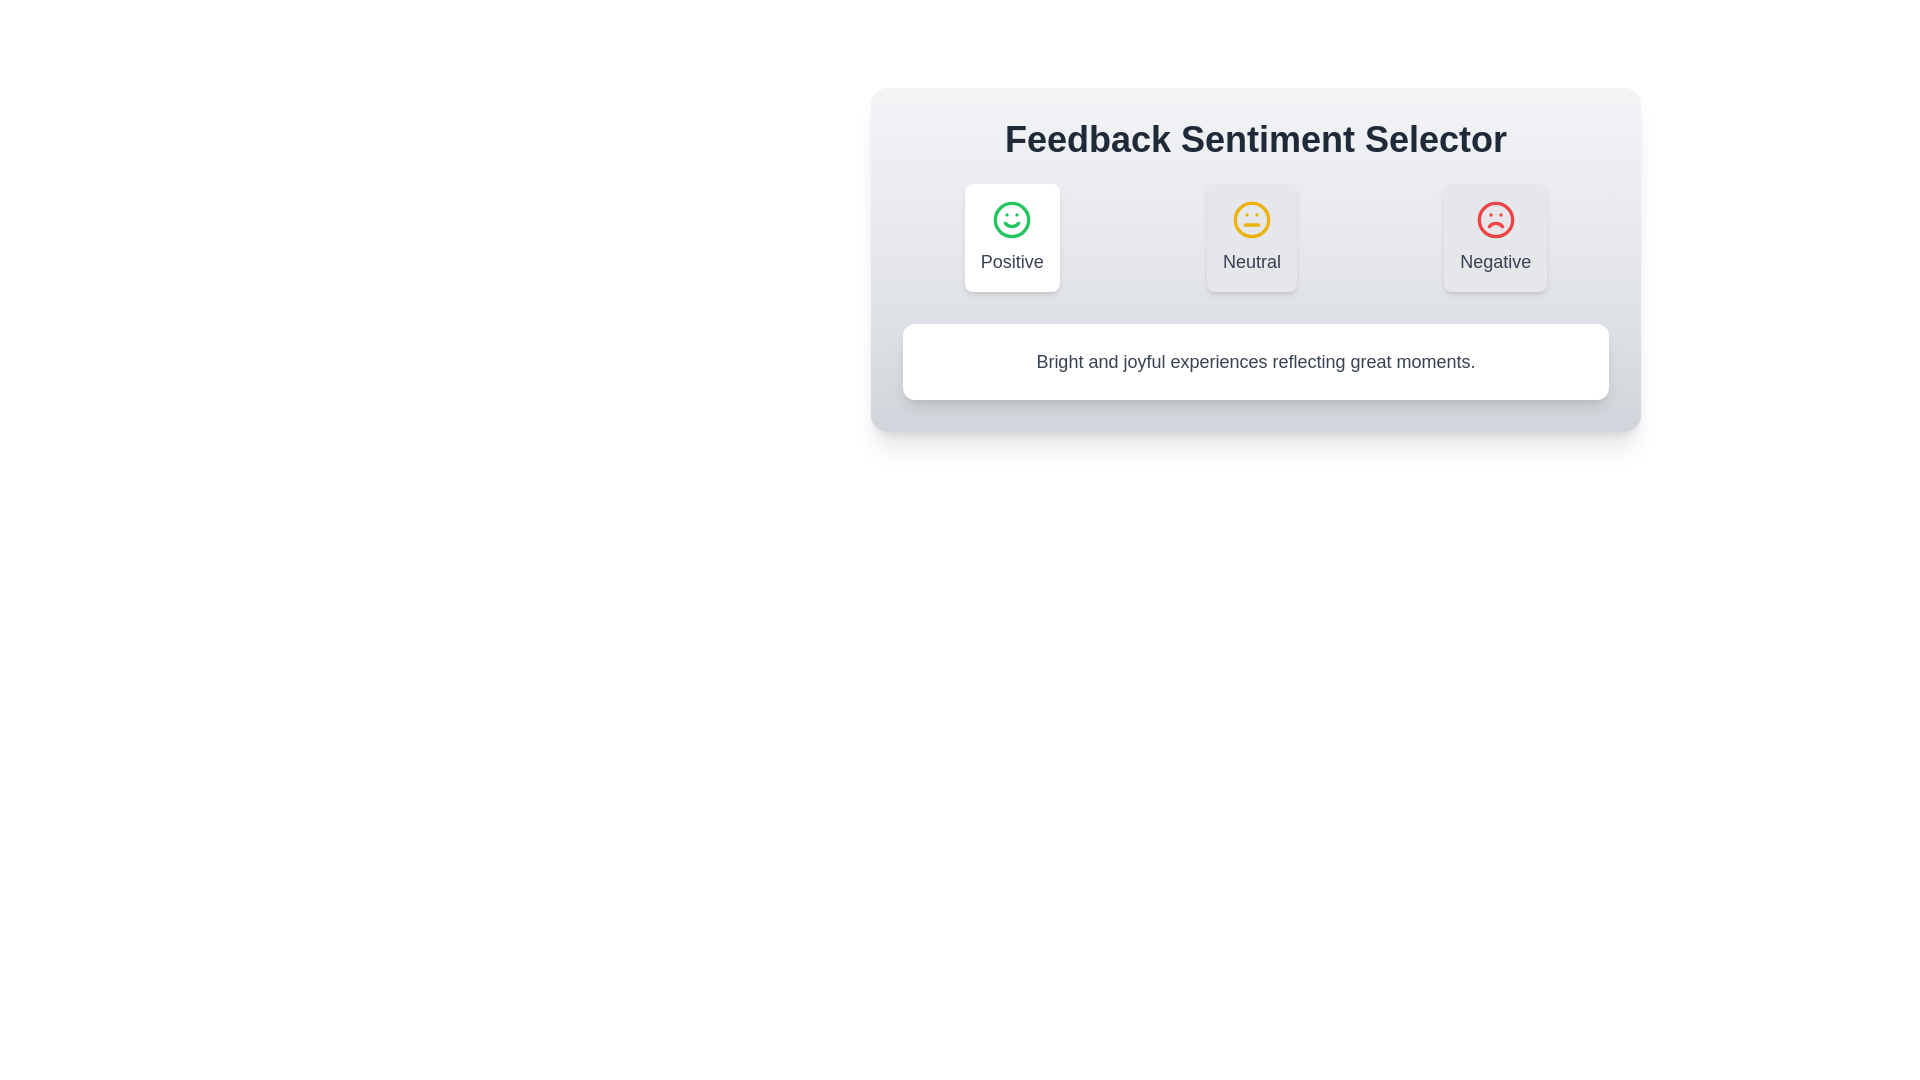  I want to click on the Negative tab to observe visual feedback, so click(1496, 237).